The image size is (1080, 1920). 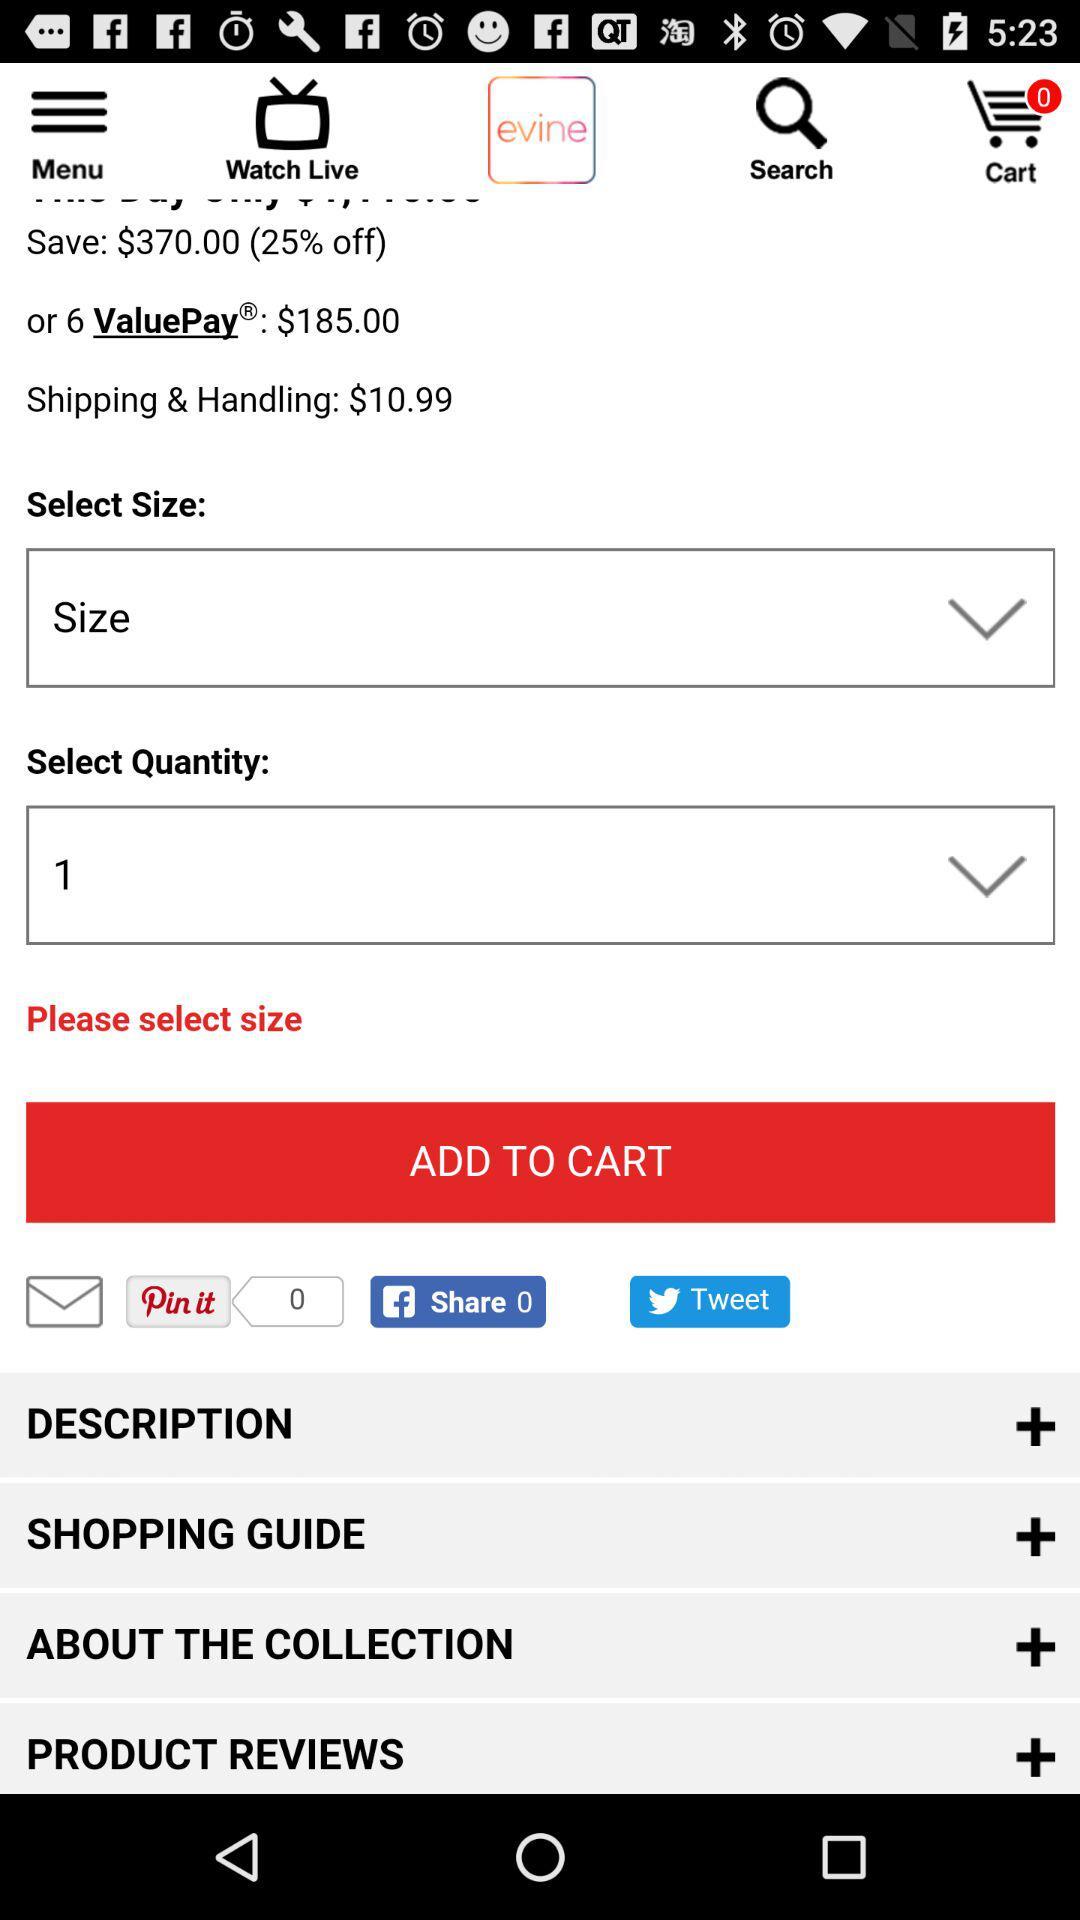 I want to click on the menu icon, so click(x=68, y=136).